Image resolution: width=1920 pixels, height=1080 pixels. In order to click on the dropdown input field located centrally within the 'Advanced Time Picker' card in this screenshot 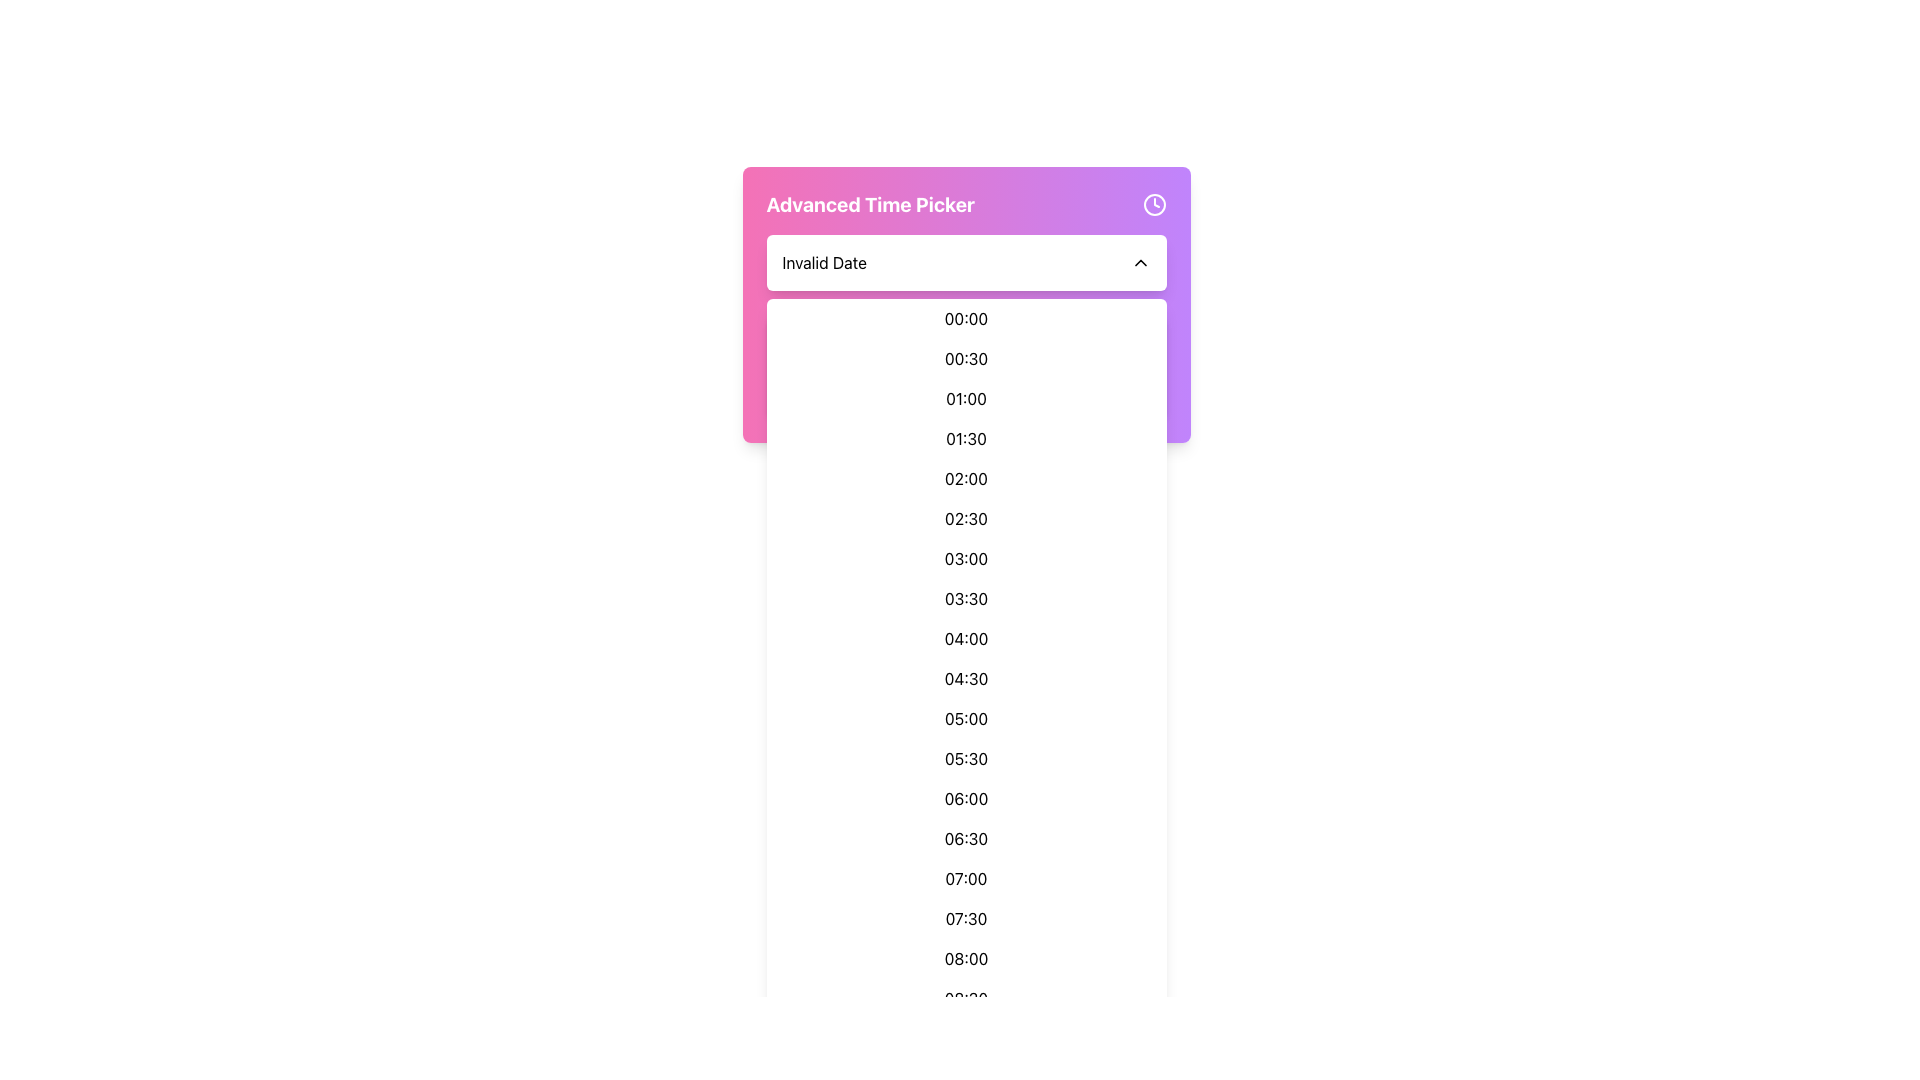, I will do `click(966, 261)`.